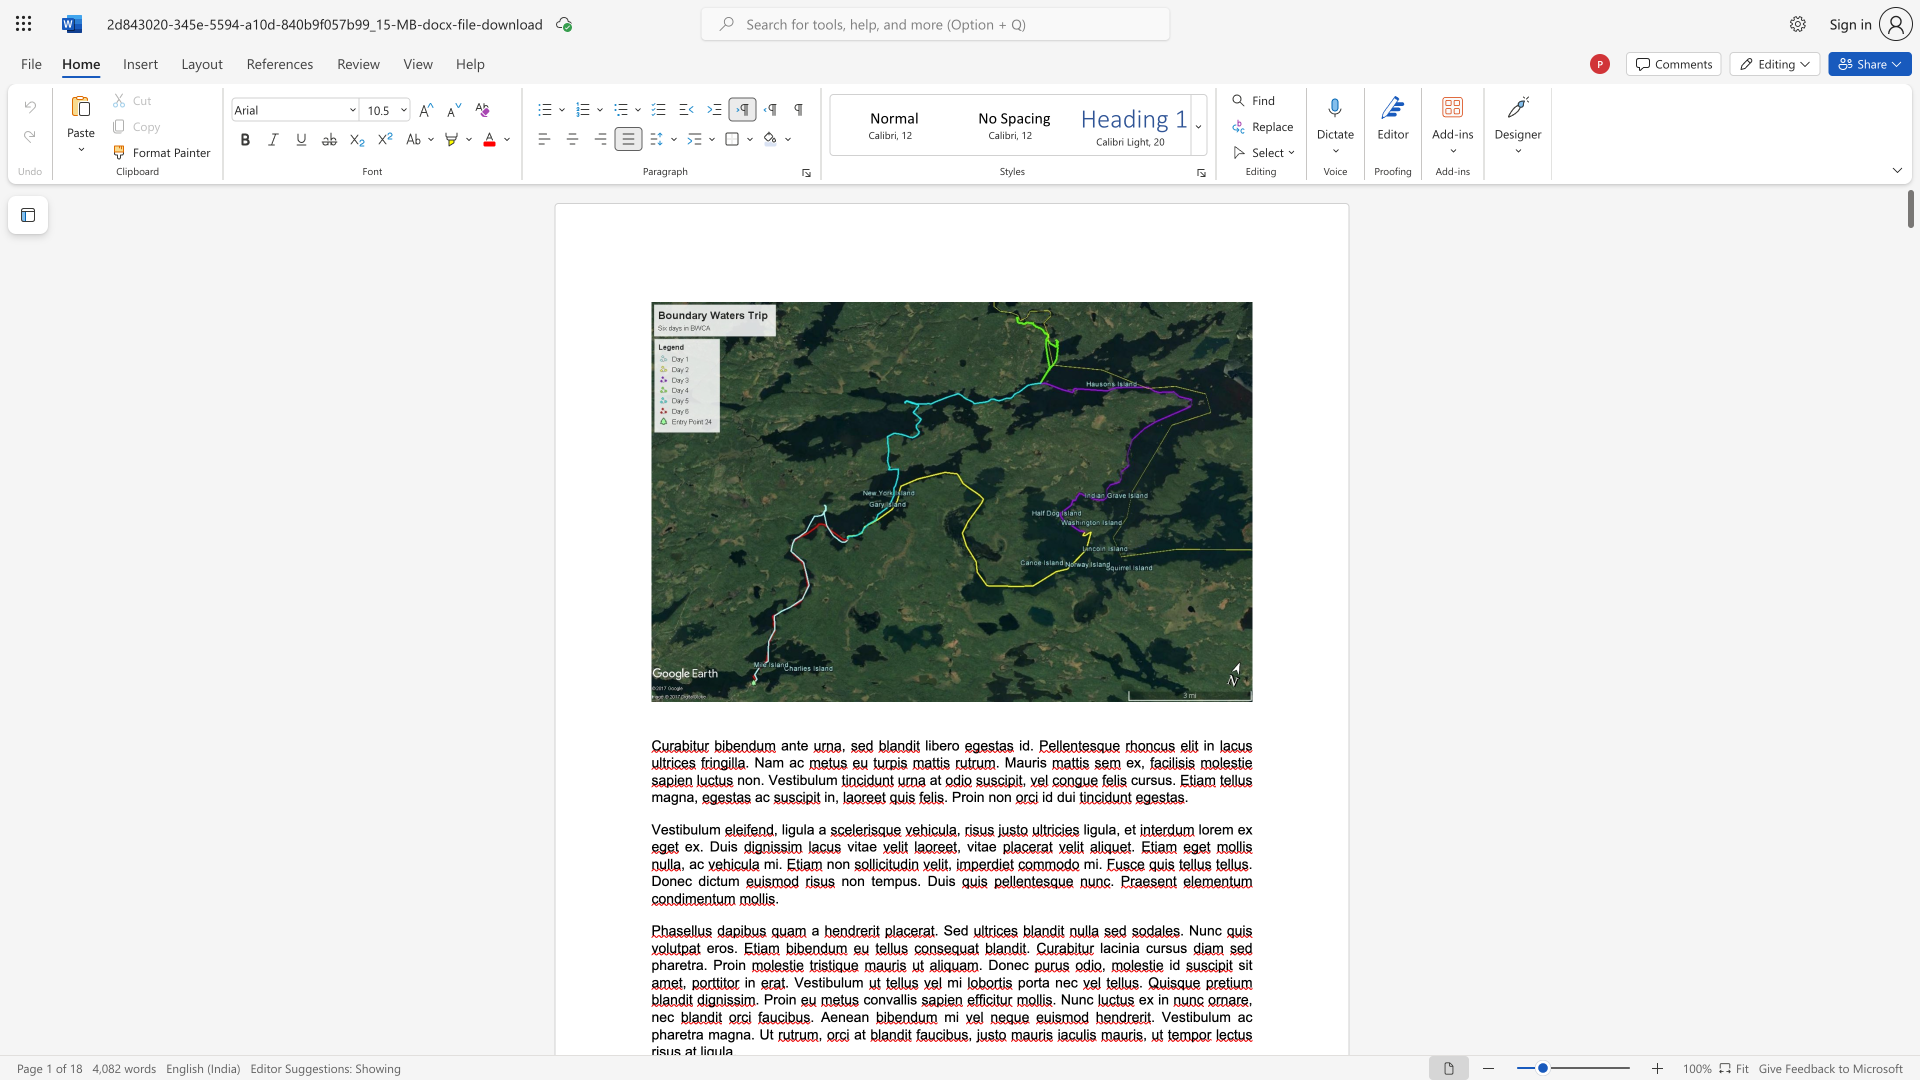 The image size is (1920, 1080). What do you see at coordinates (1168, 947) in the screenshot?
I see `the 1th character "s" in the text` at bounding box center [1168, 947].